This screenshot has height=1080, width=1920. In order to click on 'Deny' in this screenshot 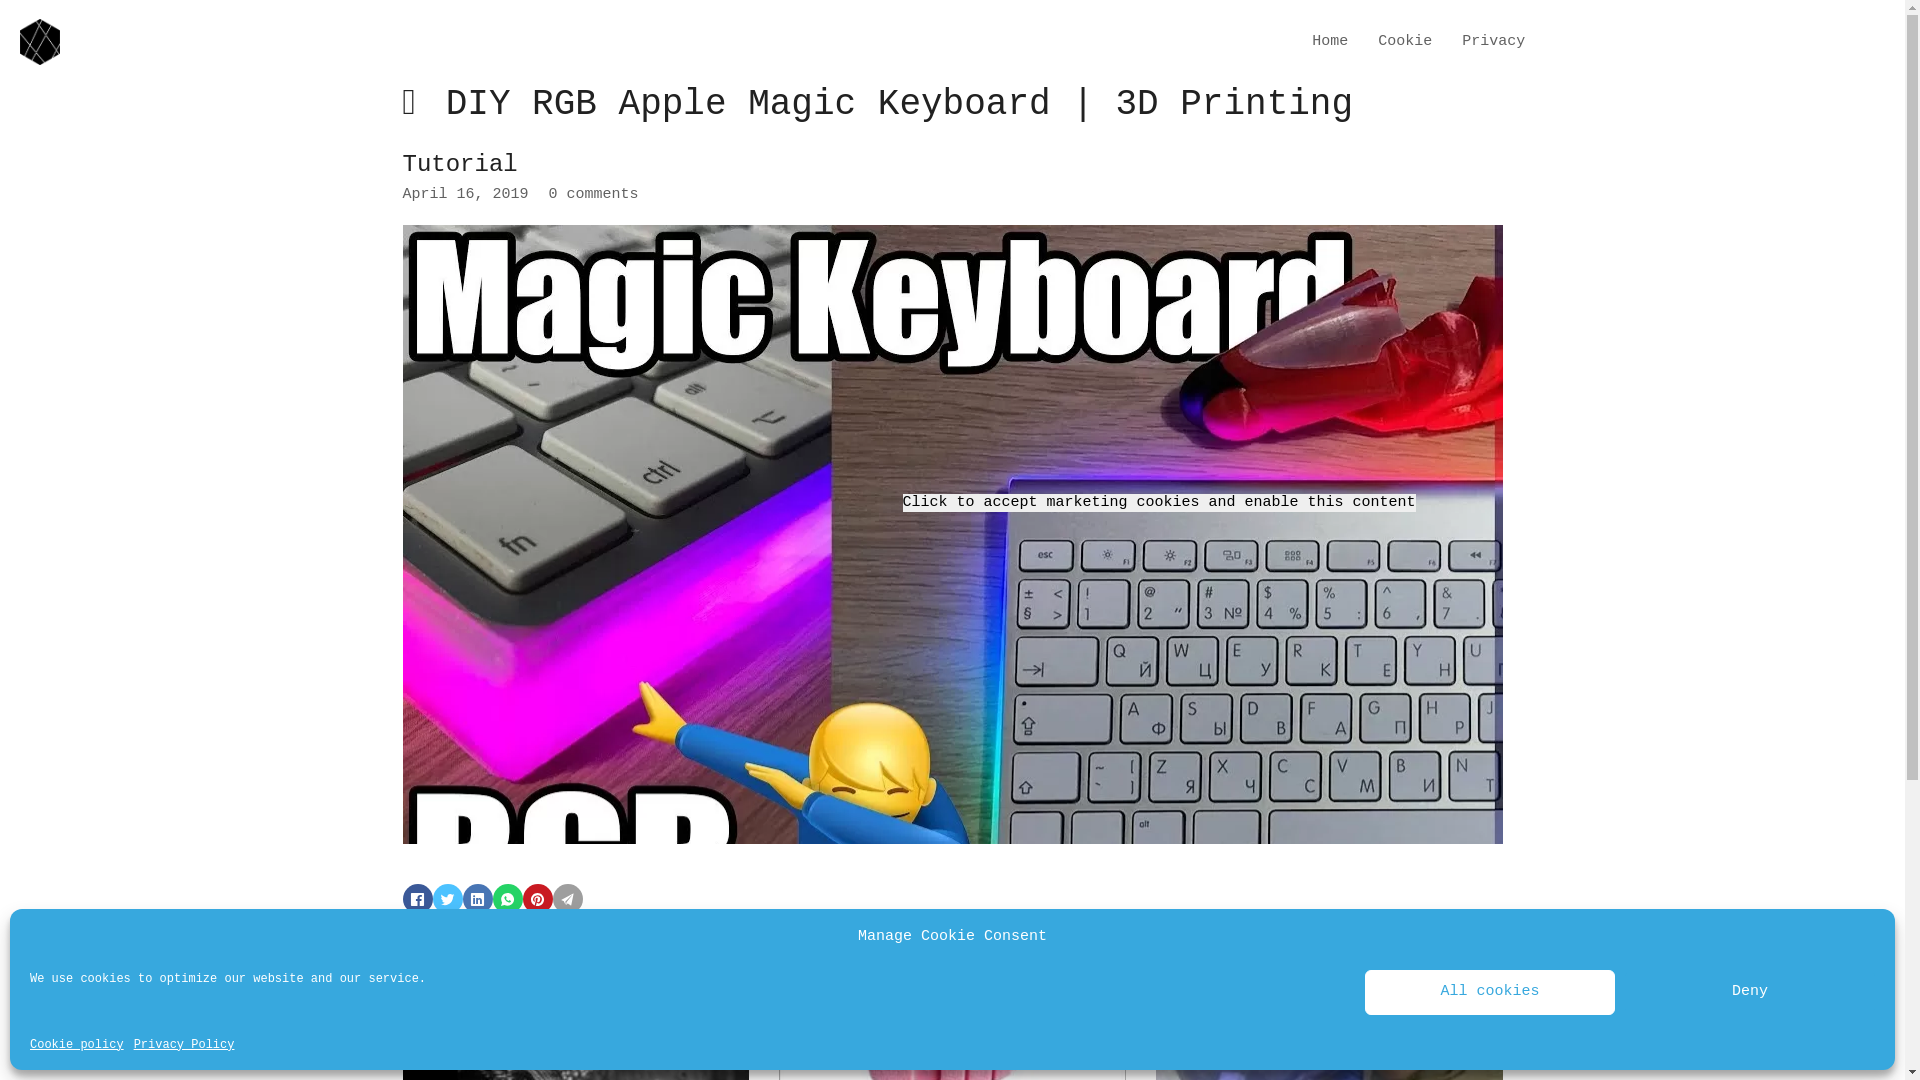, I will do `click(1749, 992)`.